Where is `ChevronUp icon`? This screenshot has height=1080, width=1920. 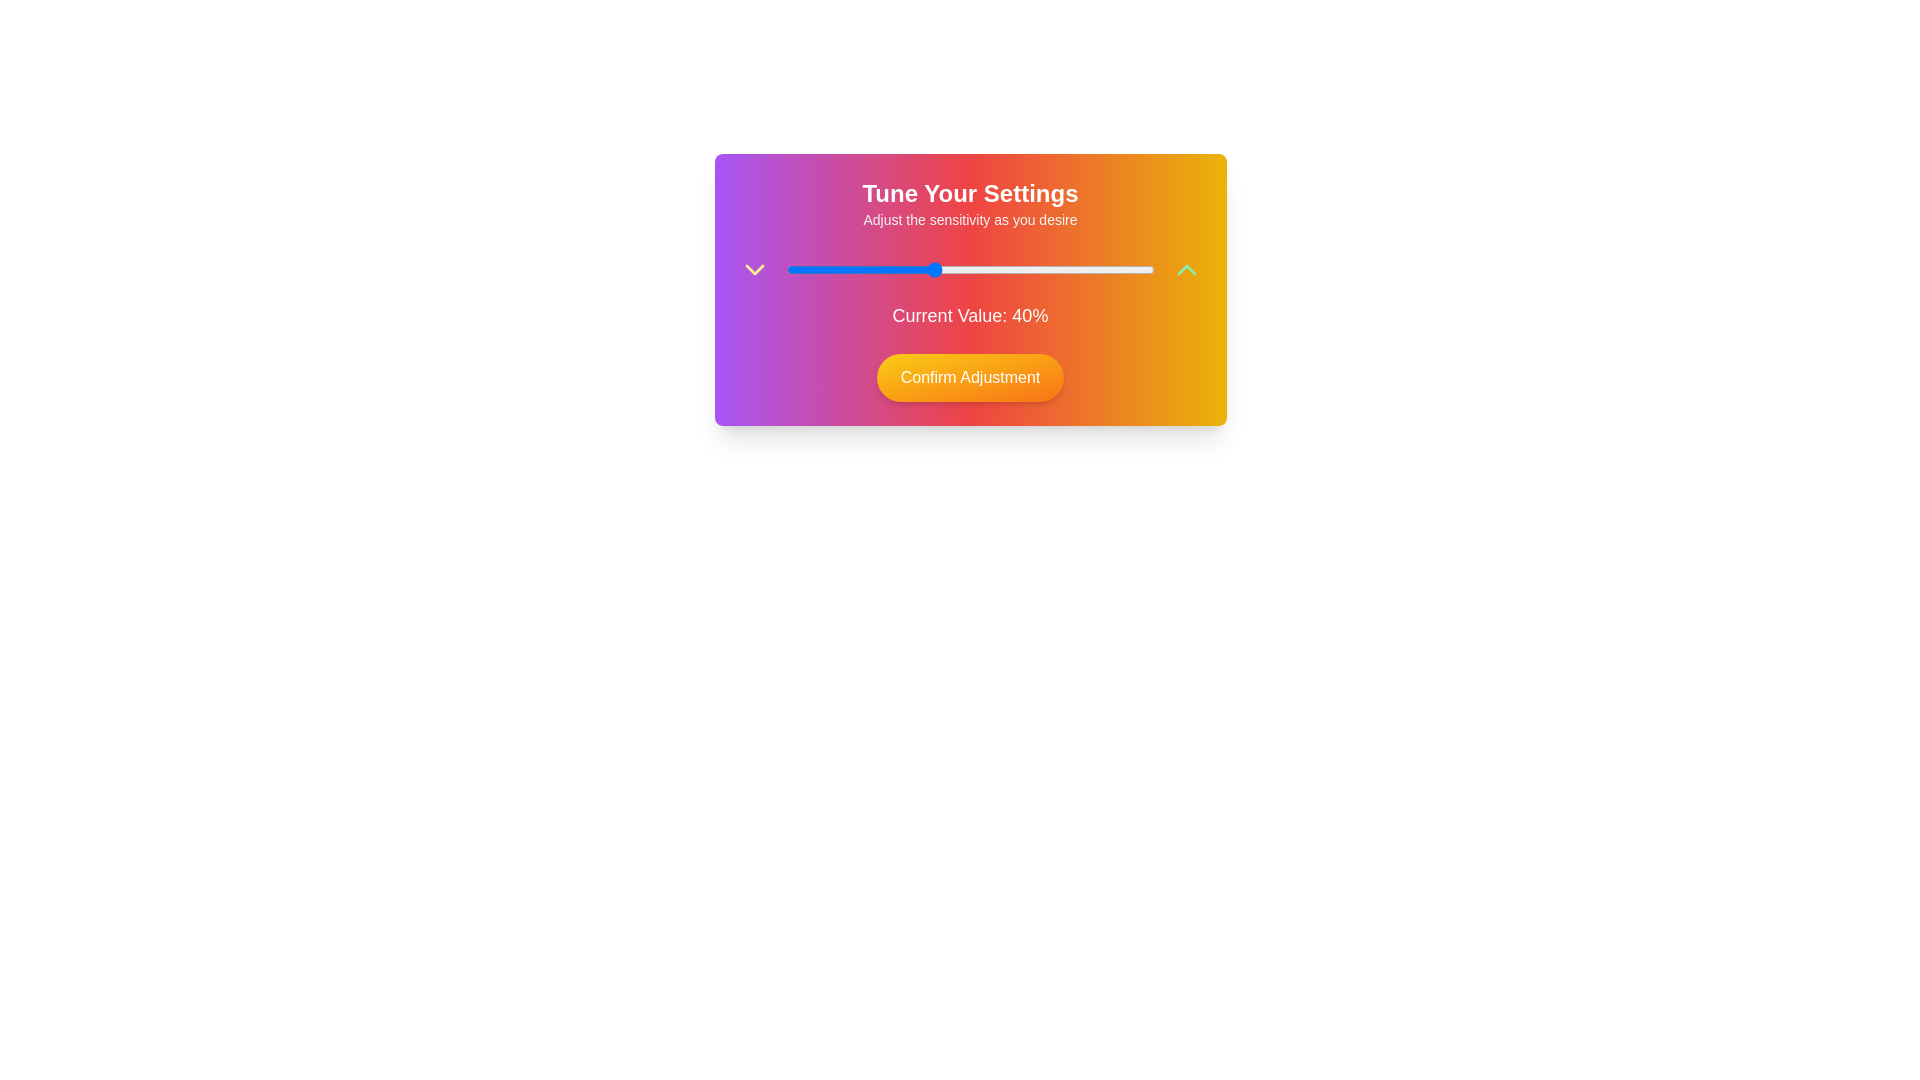 ChevronUp icon is located at coordinates (1186, 270).